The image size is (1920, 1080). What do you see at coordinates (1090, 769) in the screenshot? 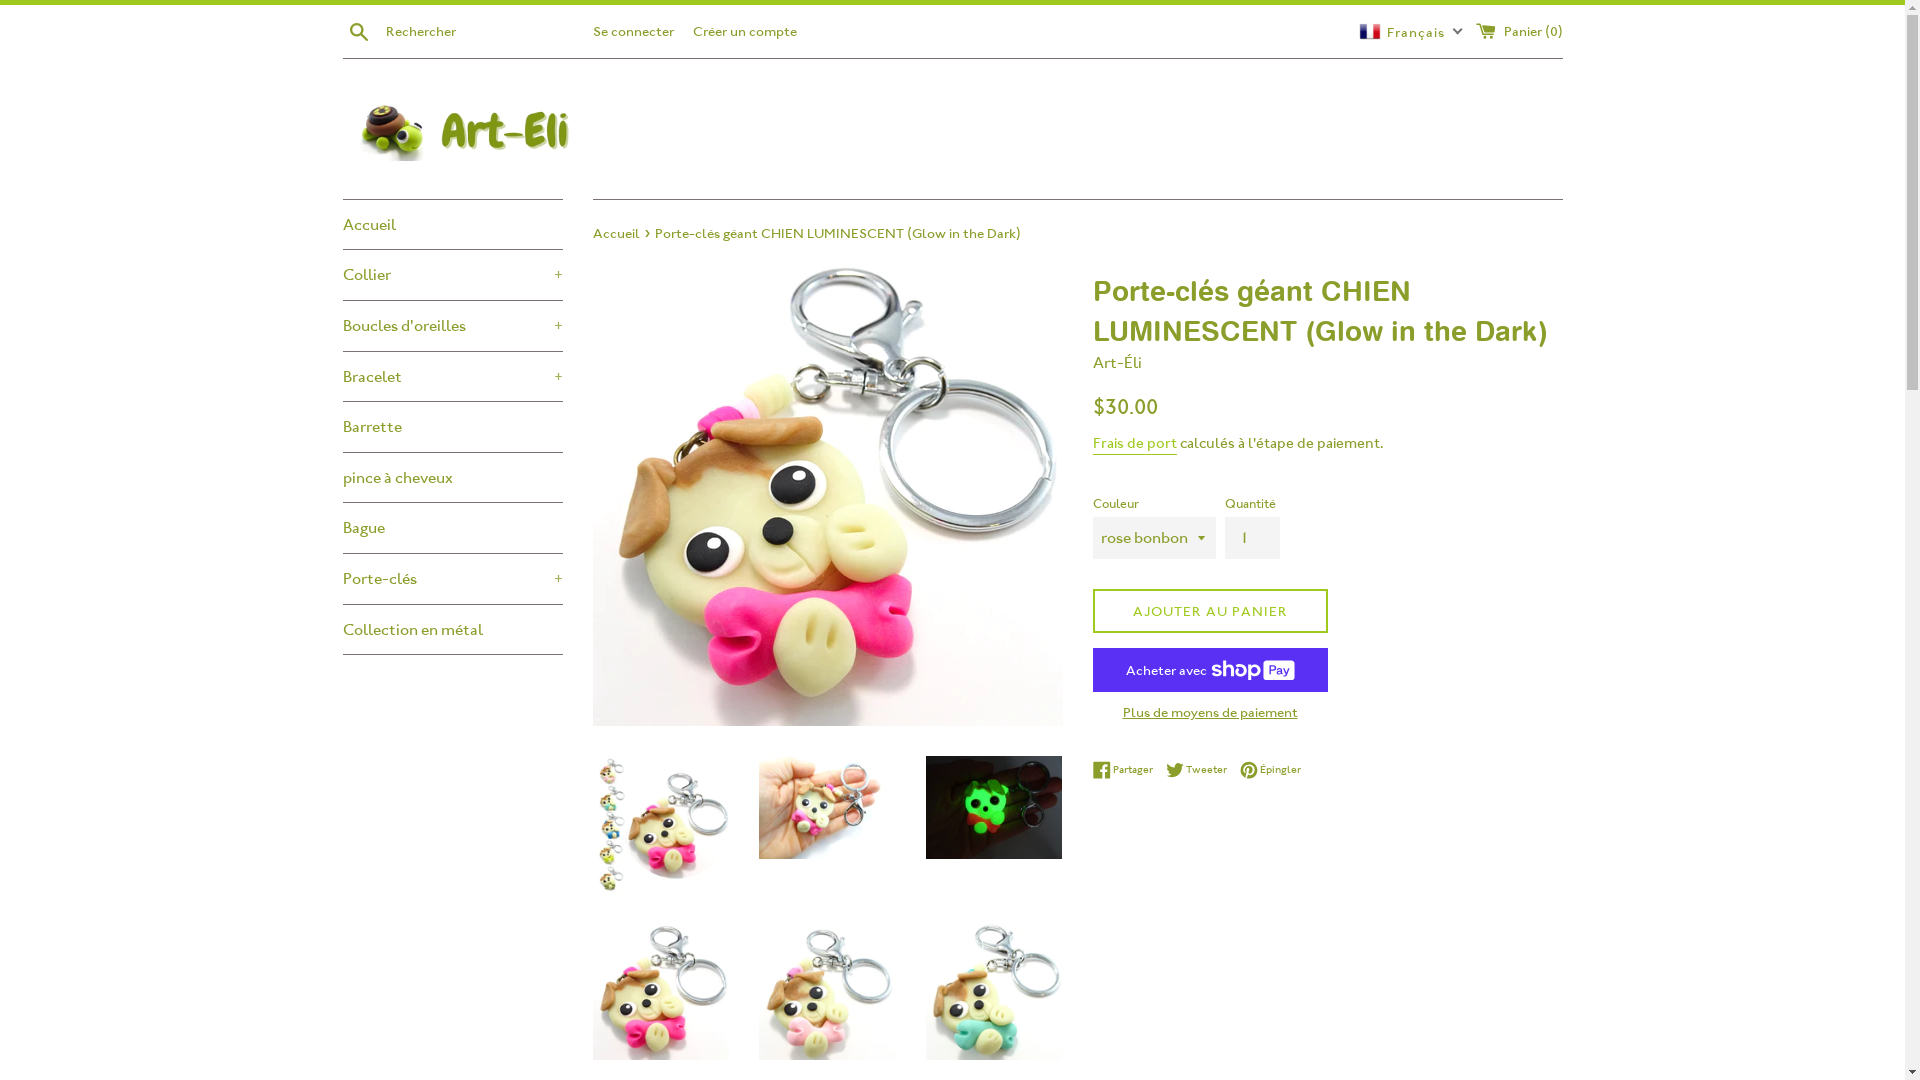
I see `'Partager` at bounding box center [1090, 769].